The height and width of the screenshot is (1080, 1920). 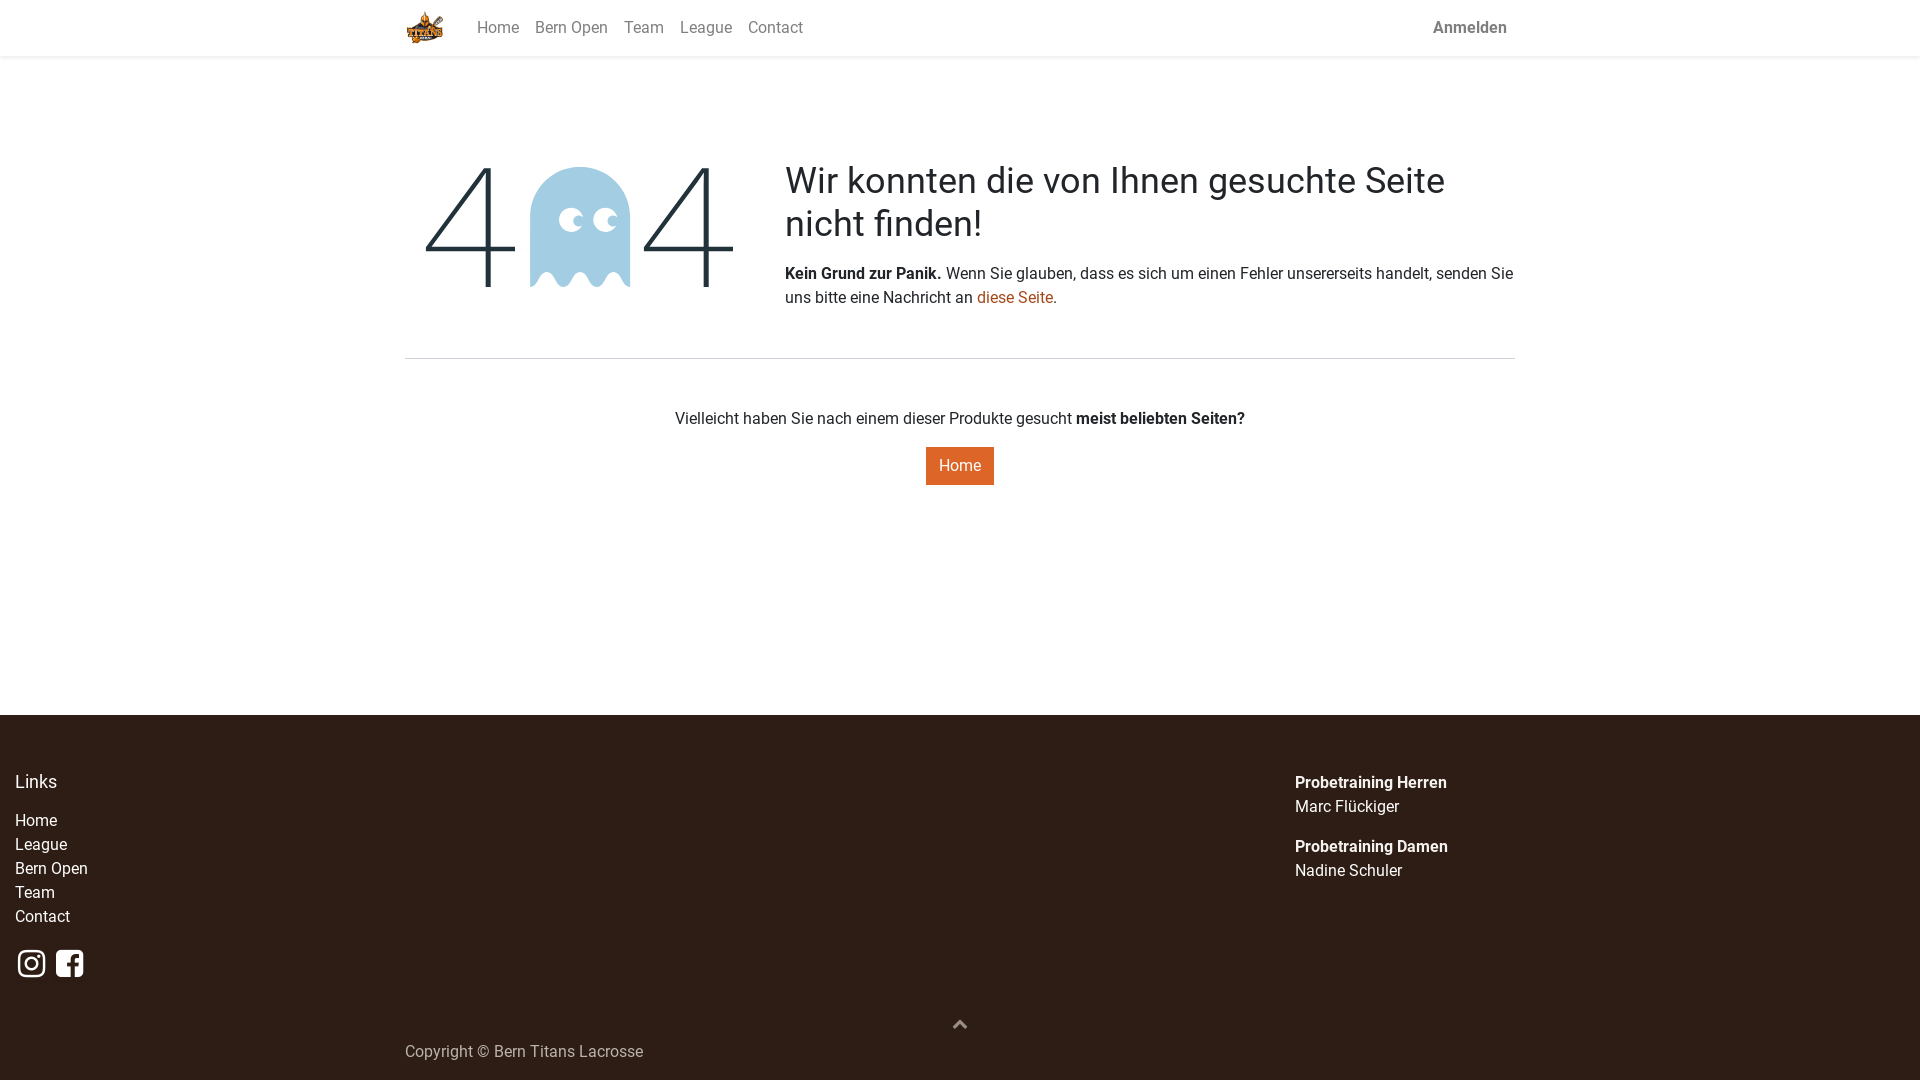 What do you see at coordinates (1424, 27) in the screenshot?
I see `'Anmelden'` at bounding box center [1424, 27].